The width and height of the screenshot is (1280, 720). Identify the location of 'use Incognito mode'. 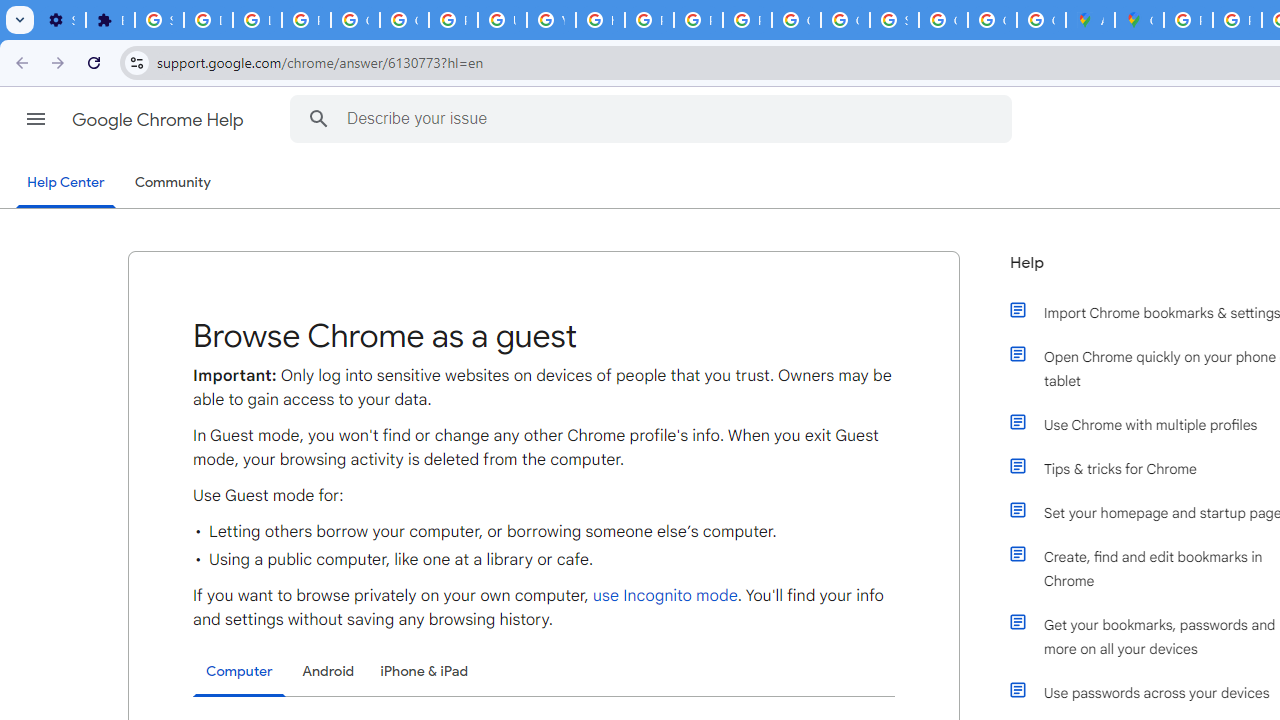
(664, 595).